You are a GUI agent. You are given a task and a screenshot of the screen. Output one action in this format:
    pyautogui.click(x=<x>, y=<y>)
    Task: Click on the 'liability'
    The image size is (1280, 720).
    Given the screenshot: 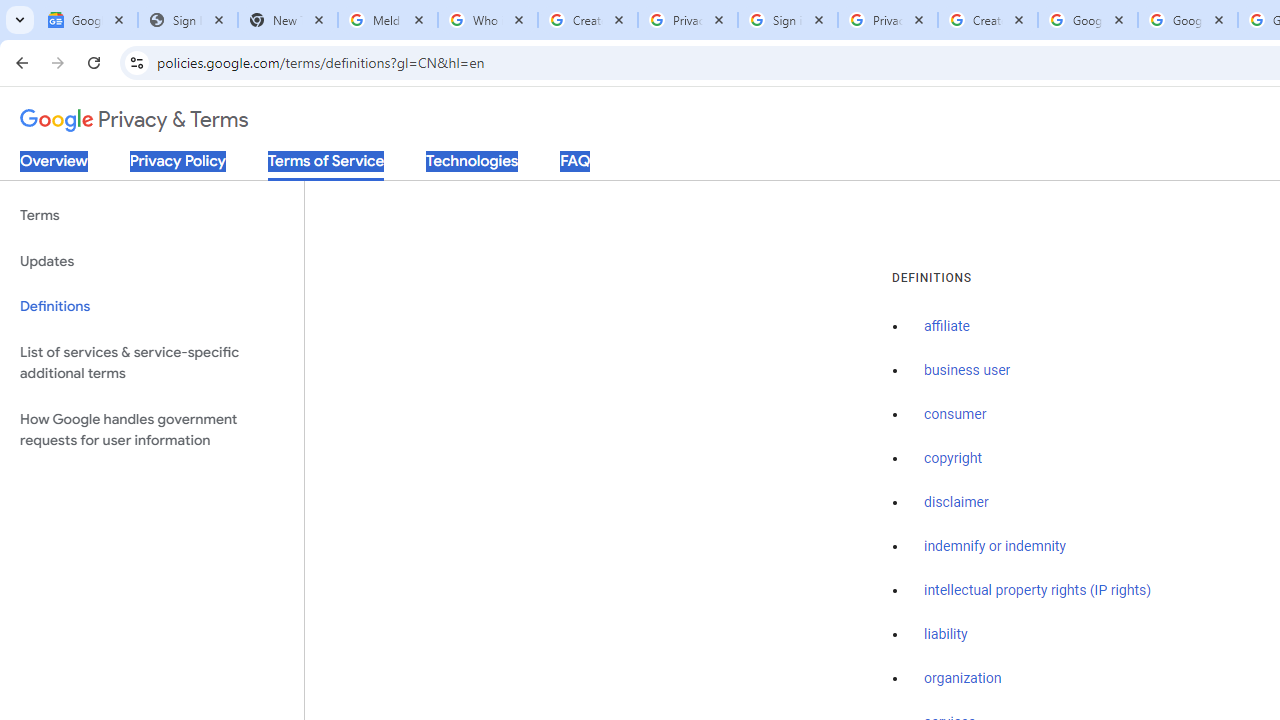 What is the action you would take?
    pyautogui.click(x=944, y=634)
    